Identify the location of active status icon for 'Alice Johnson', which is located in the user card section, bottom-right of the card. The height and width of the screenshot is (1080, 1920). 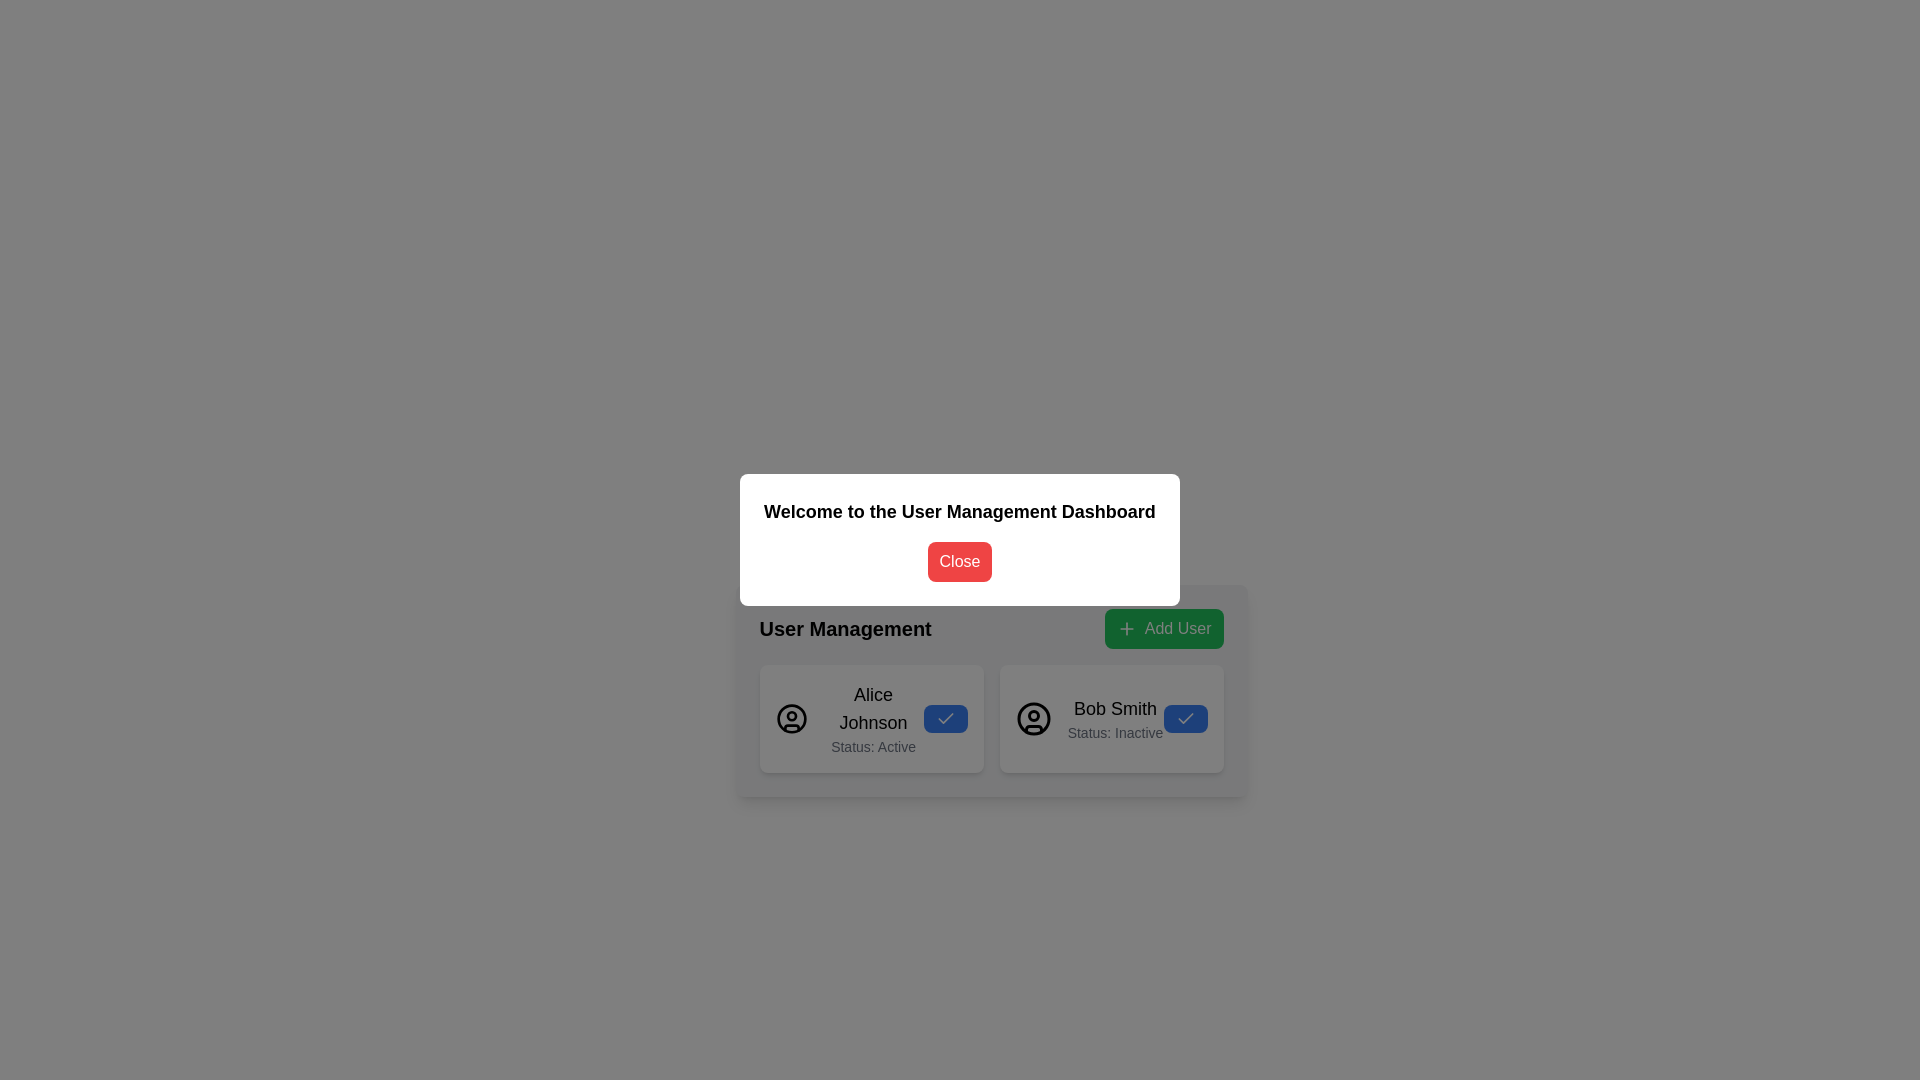
(944, 717).